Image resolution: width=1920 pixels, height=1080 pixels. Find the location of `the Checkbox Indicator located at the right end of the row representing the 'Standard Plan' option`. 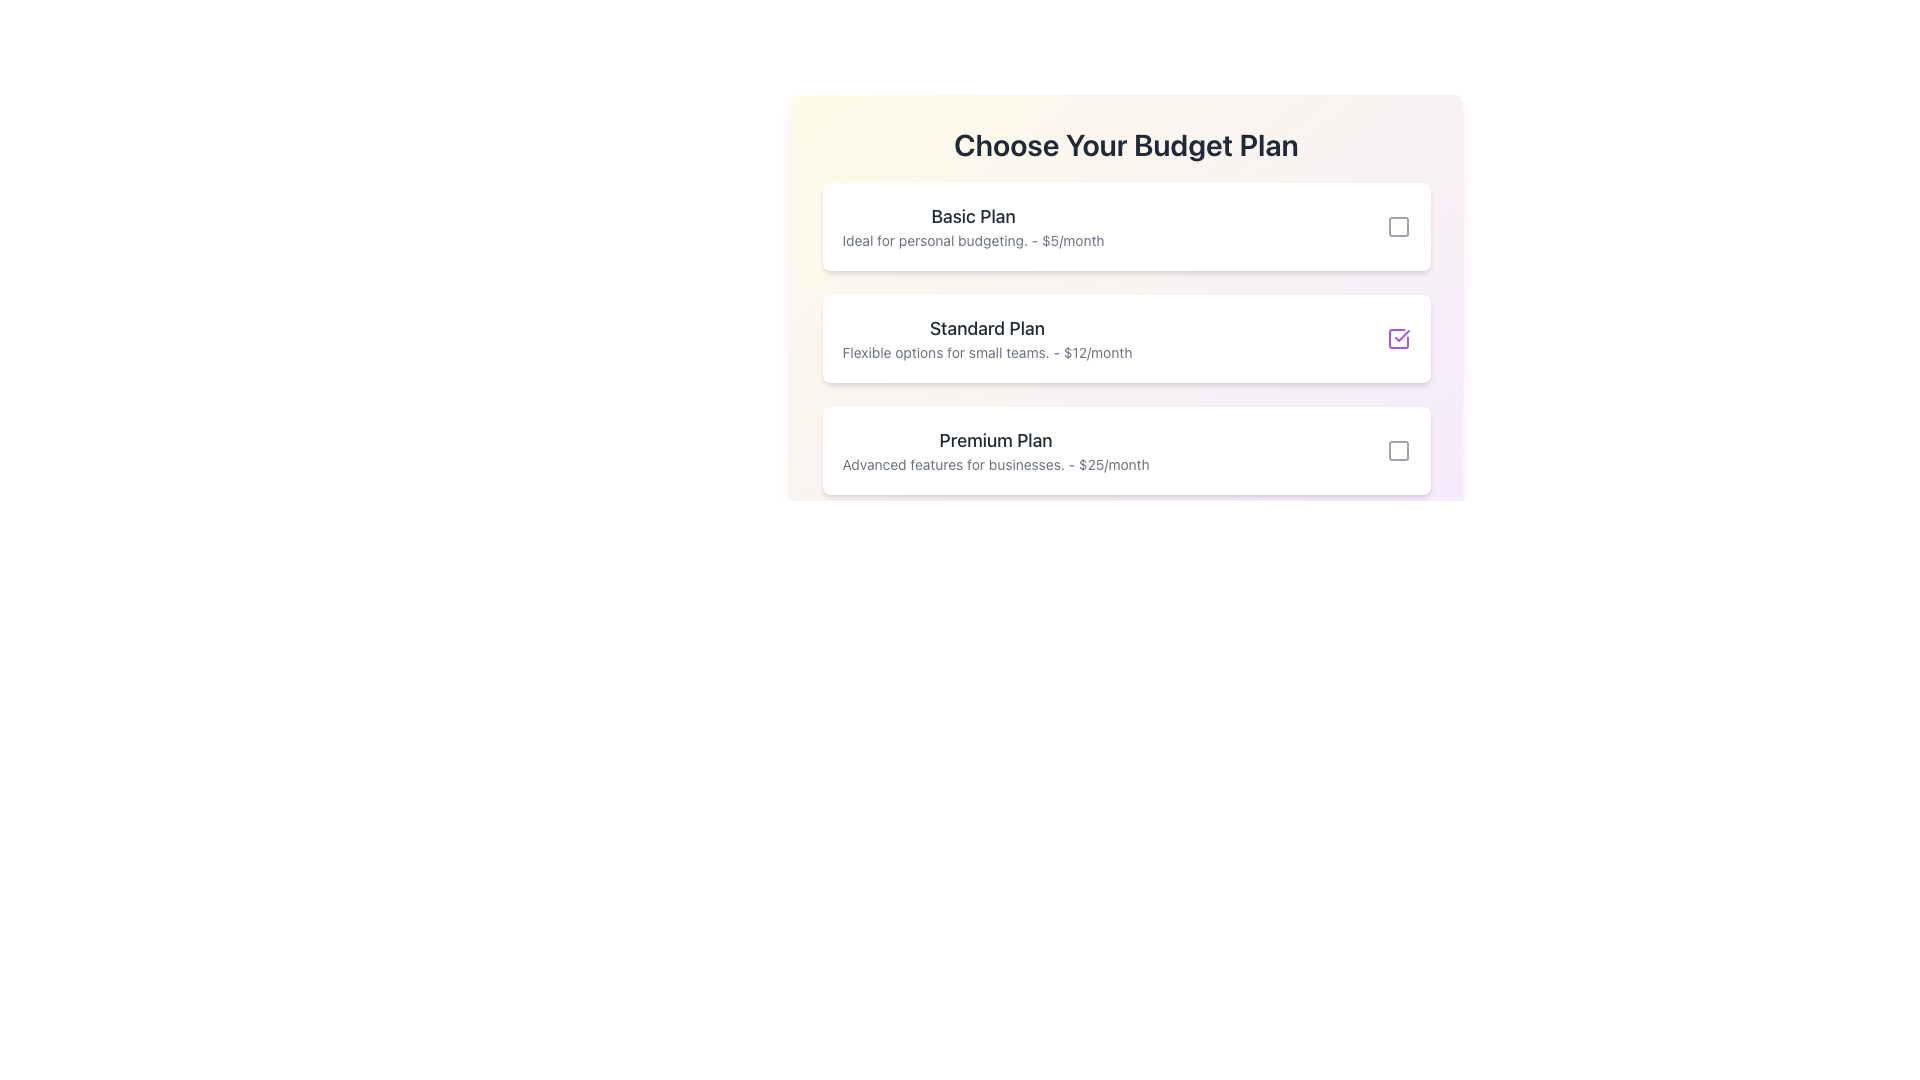

the Checkbox Indicator located at the right end of the row representing the 'Standard Plan' option is located at coordinates (1397, 338).